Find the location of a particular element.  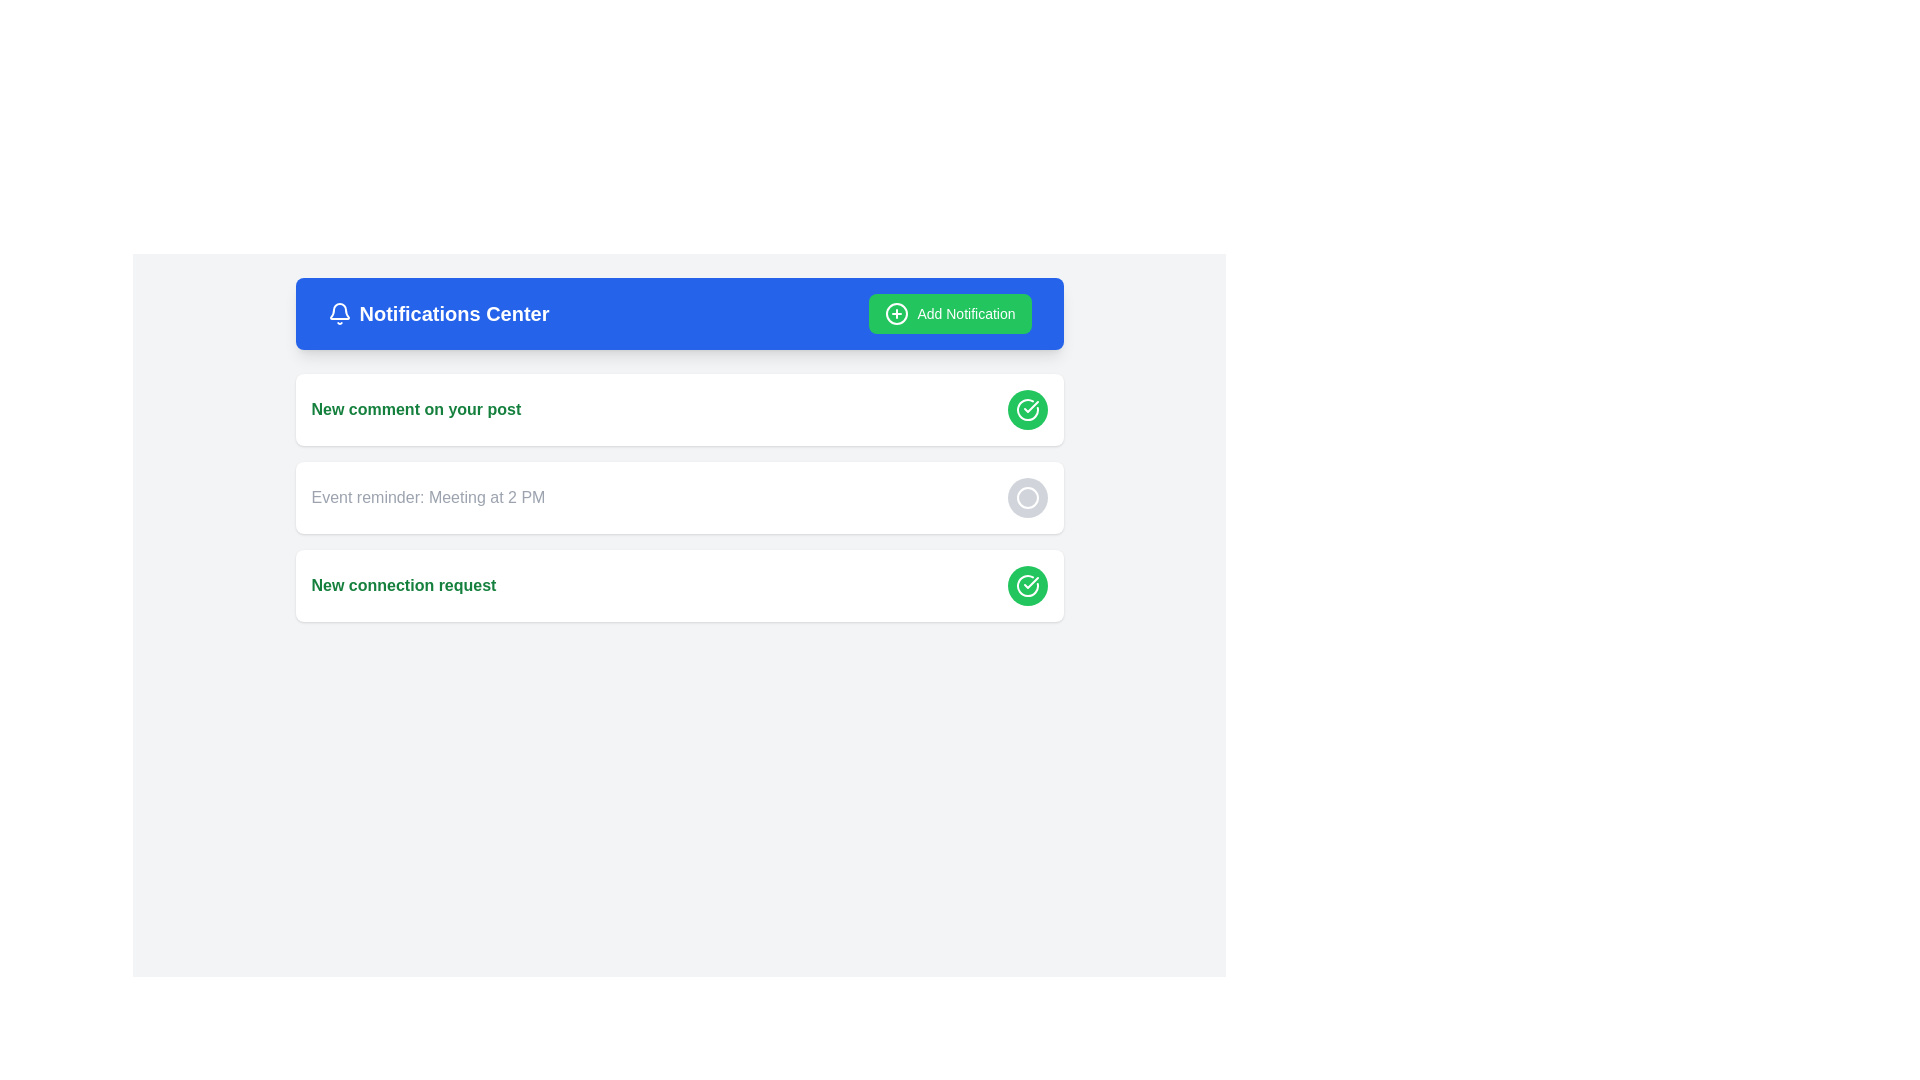

the success status icon located in the top-most list item of the notification list, aligned to the right of the item's text, to interact with the notification is located at coordinates (1027, 408).